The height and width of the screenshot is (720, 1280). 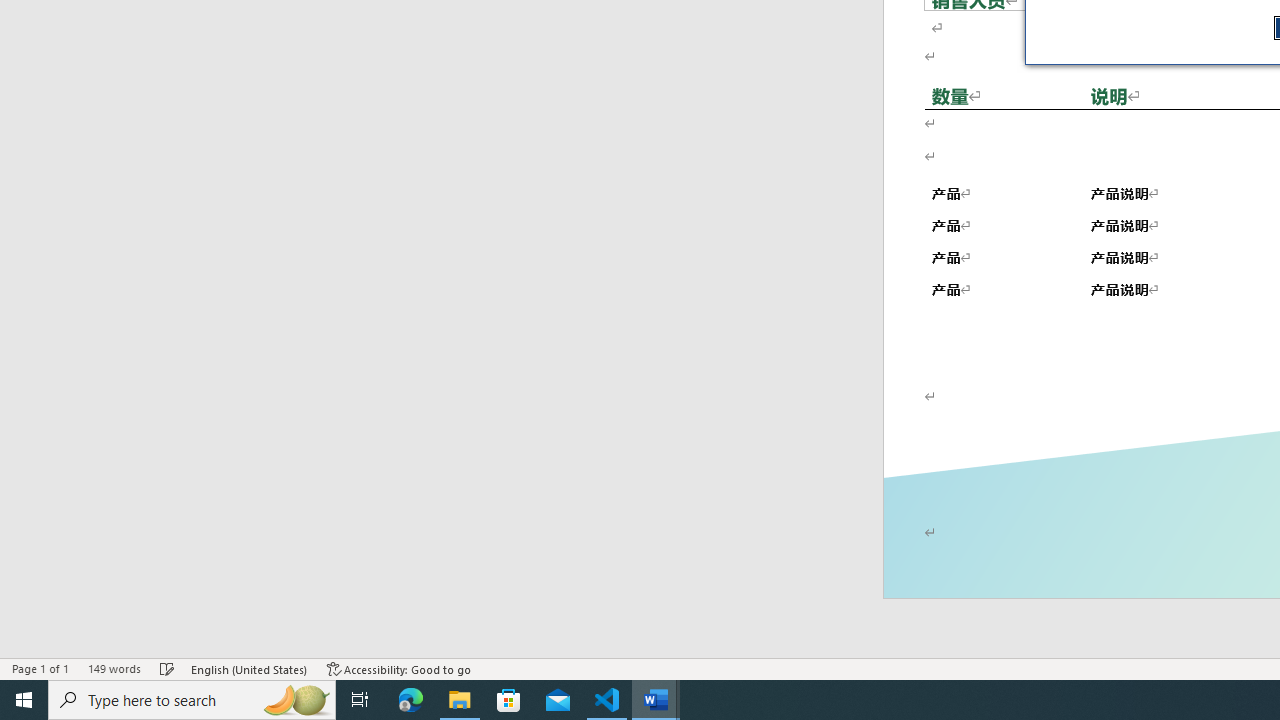 I want to click on 'Word - 2 running windows', so click(x=656, y=698).